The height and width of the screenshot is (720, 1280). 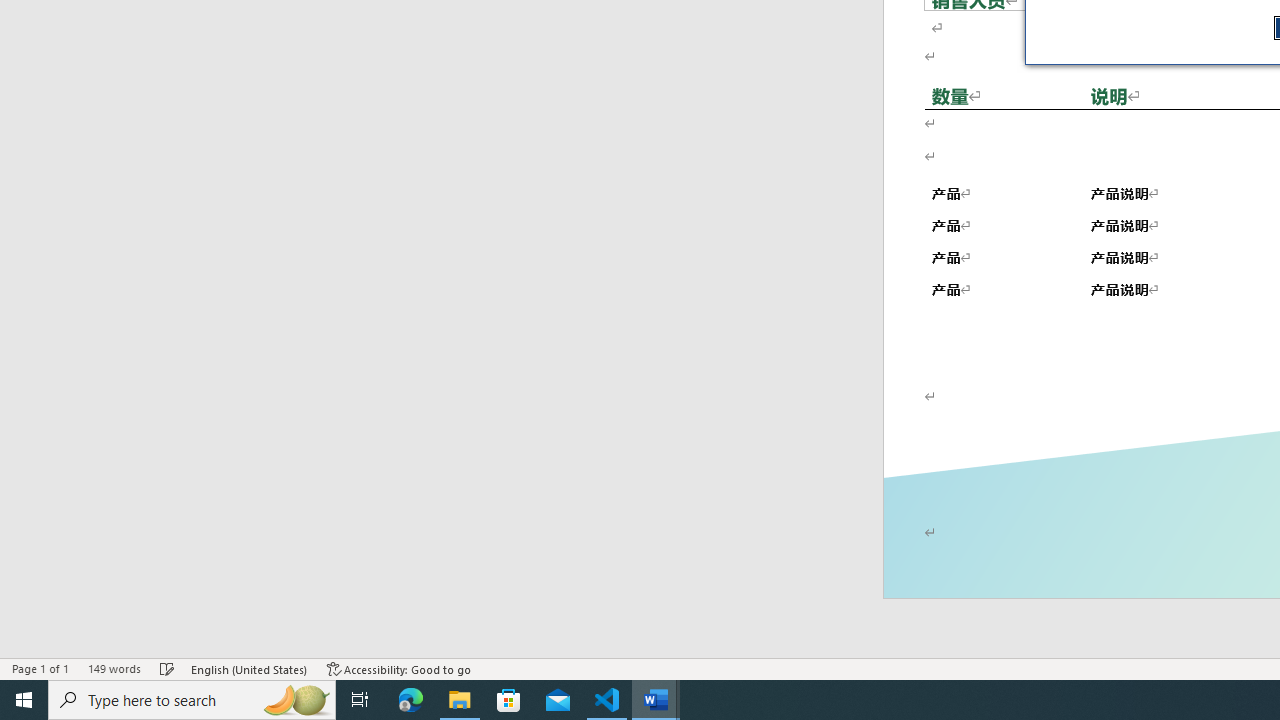 I want to click on 'Word - 2 running windows', so click(x=656, y=698).